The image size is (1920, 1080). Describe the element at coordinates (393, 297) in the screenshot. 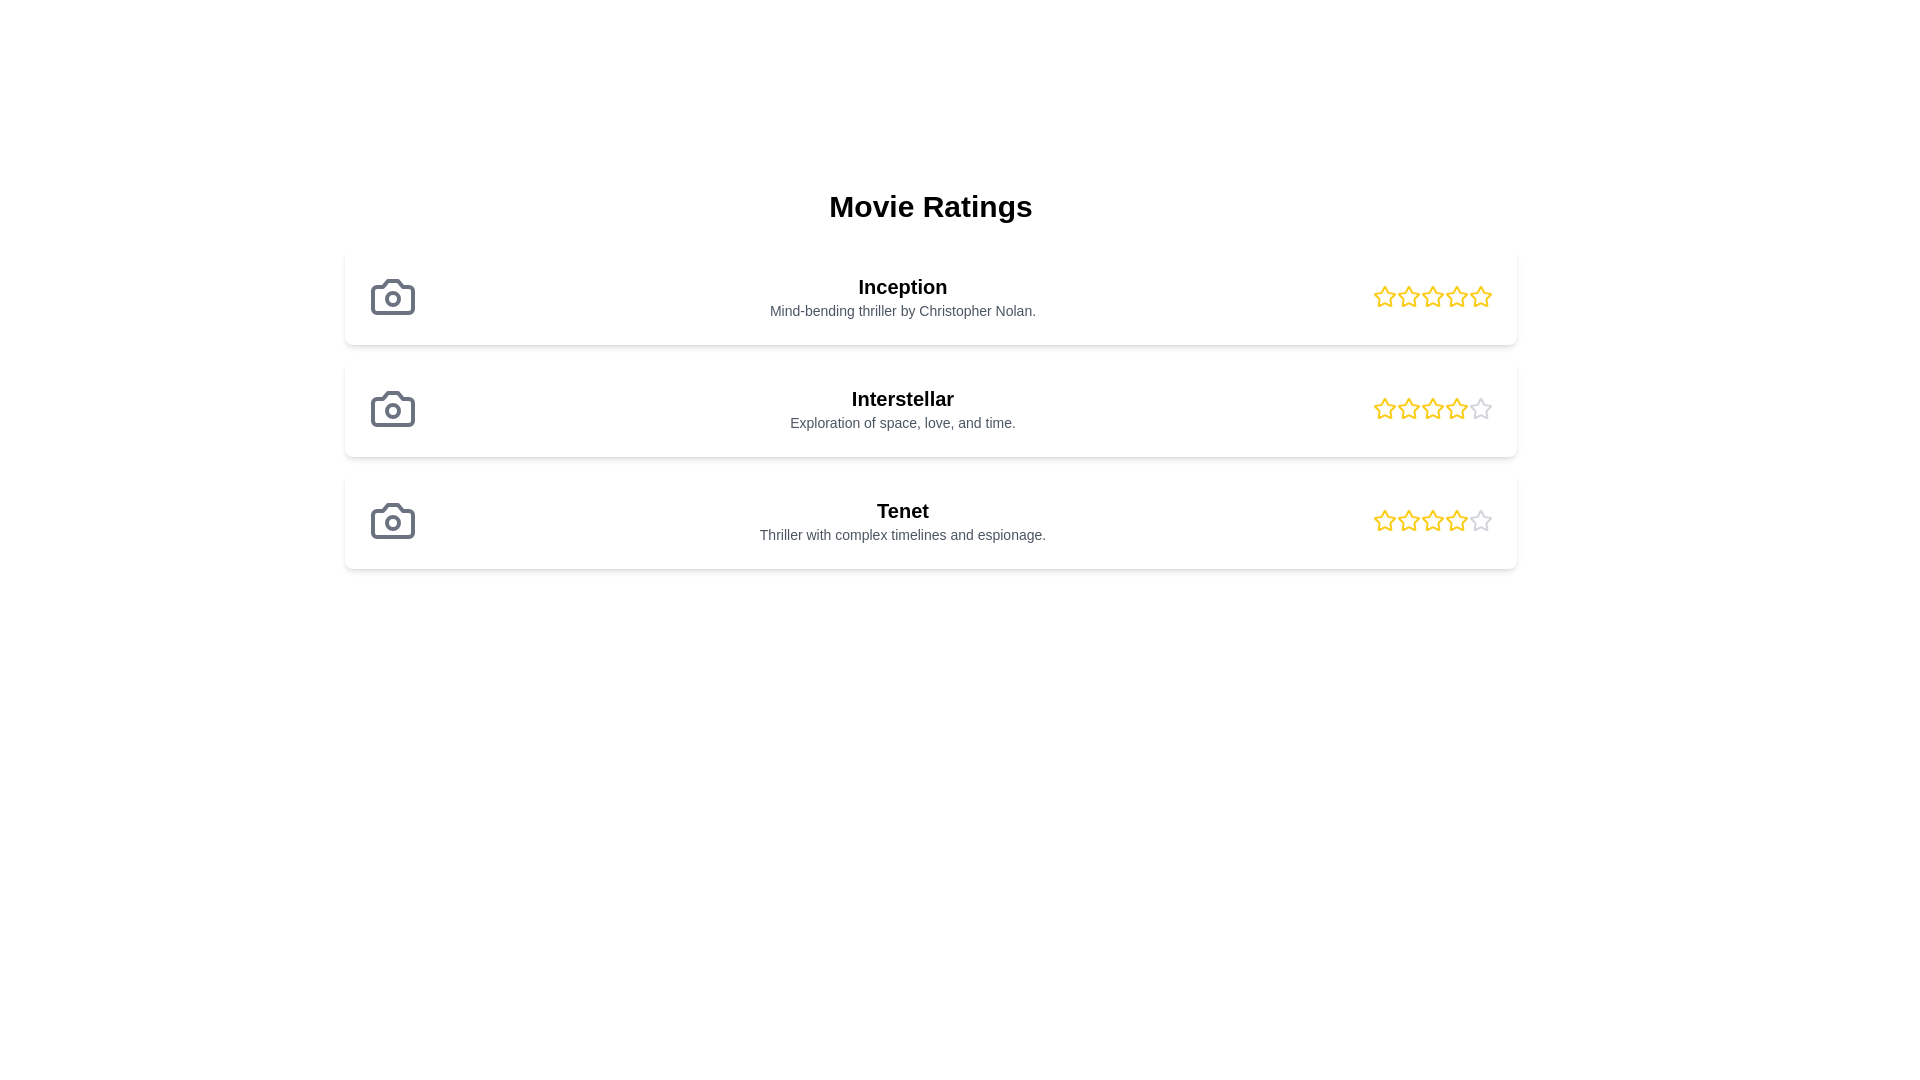

I see `the minimalist gray camera icon that is the leftmost item in the list entry for the movie 'Inception'` at that location.